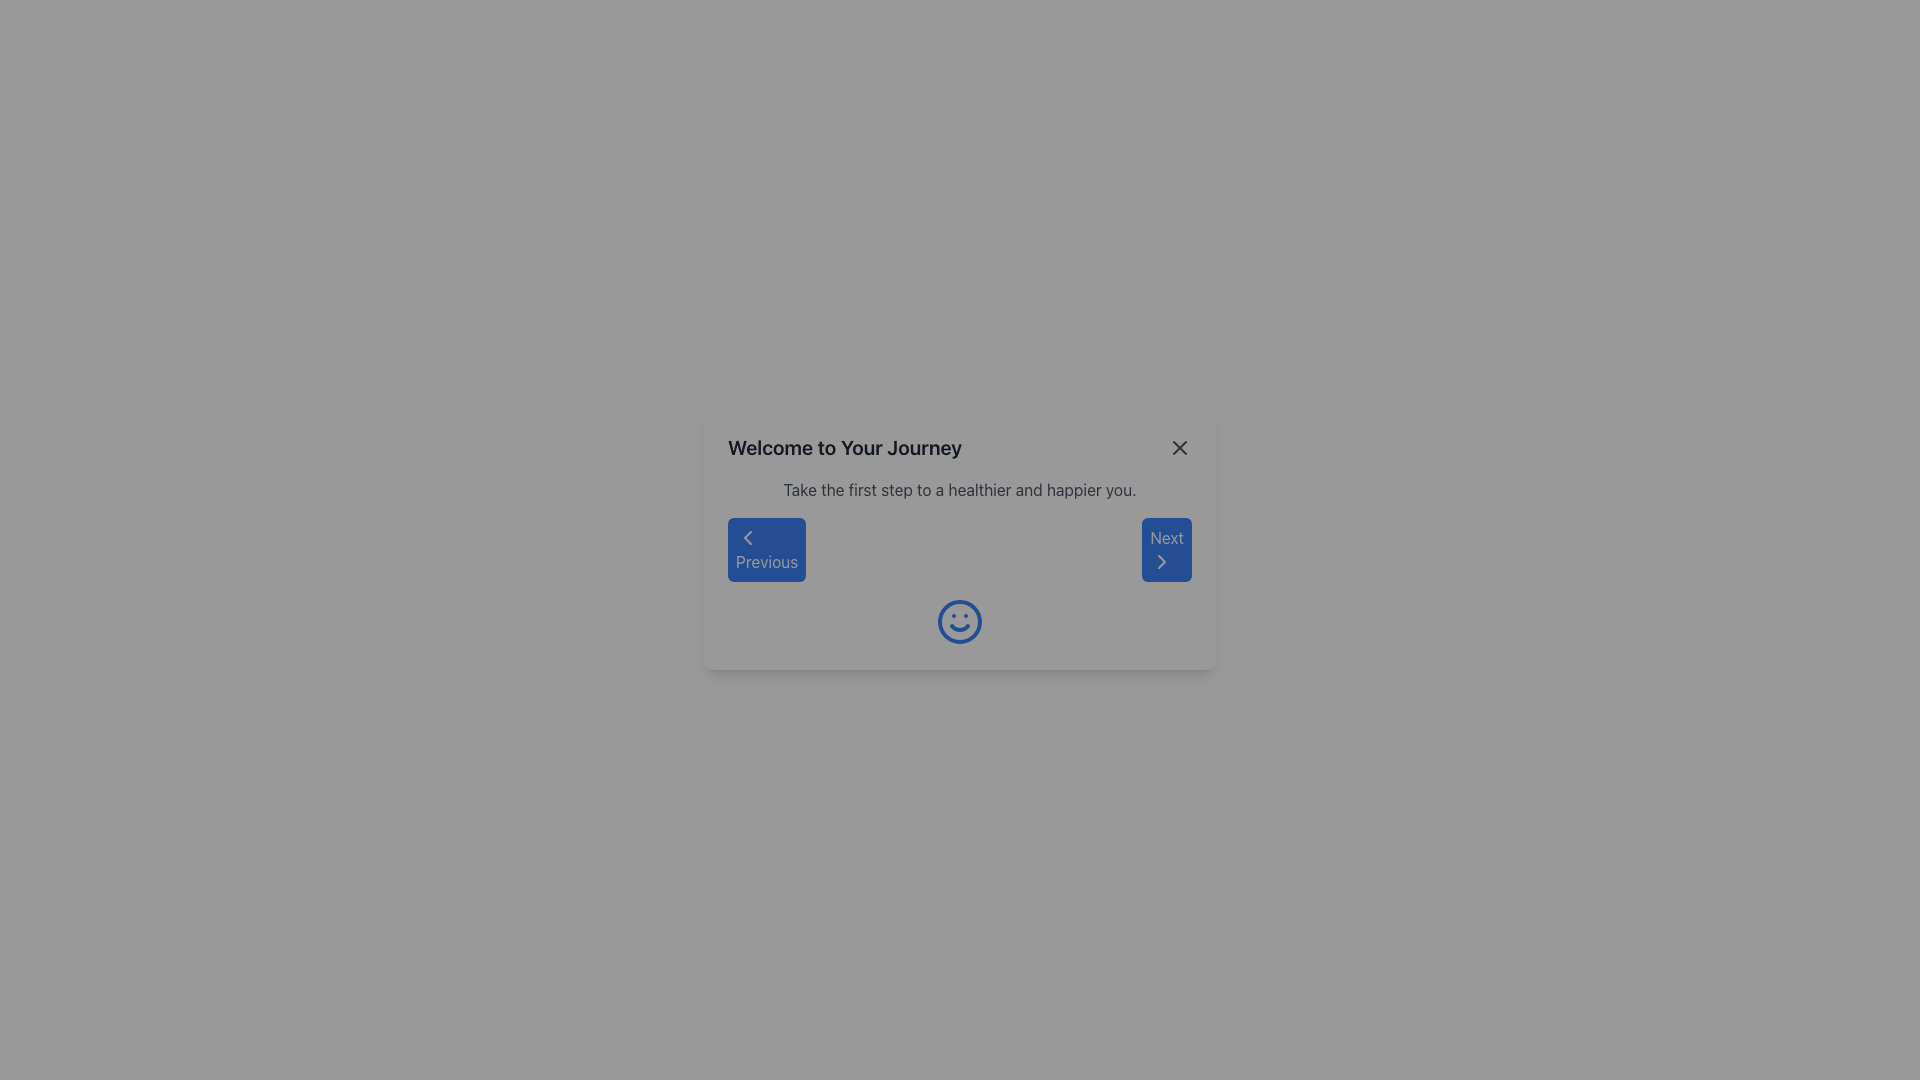 The height and width of the screenshot is (1080, 1920). I want to click on the icon within the 'Next' button located in the bottom-right corner of the modal, so click(1162, 562).